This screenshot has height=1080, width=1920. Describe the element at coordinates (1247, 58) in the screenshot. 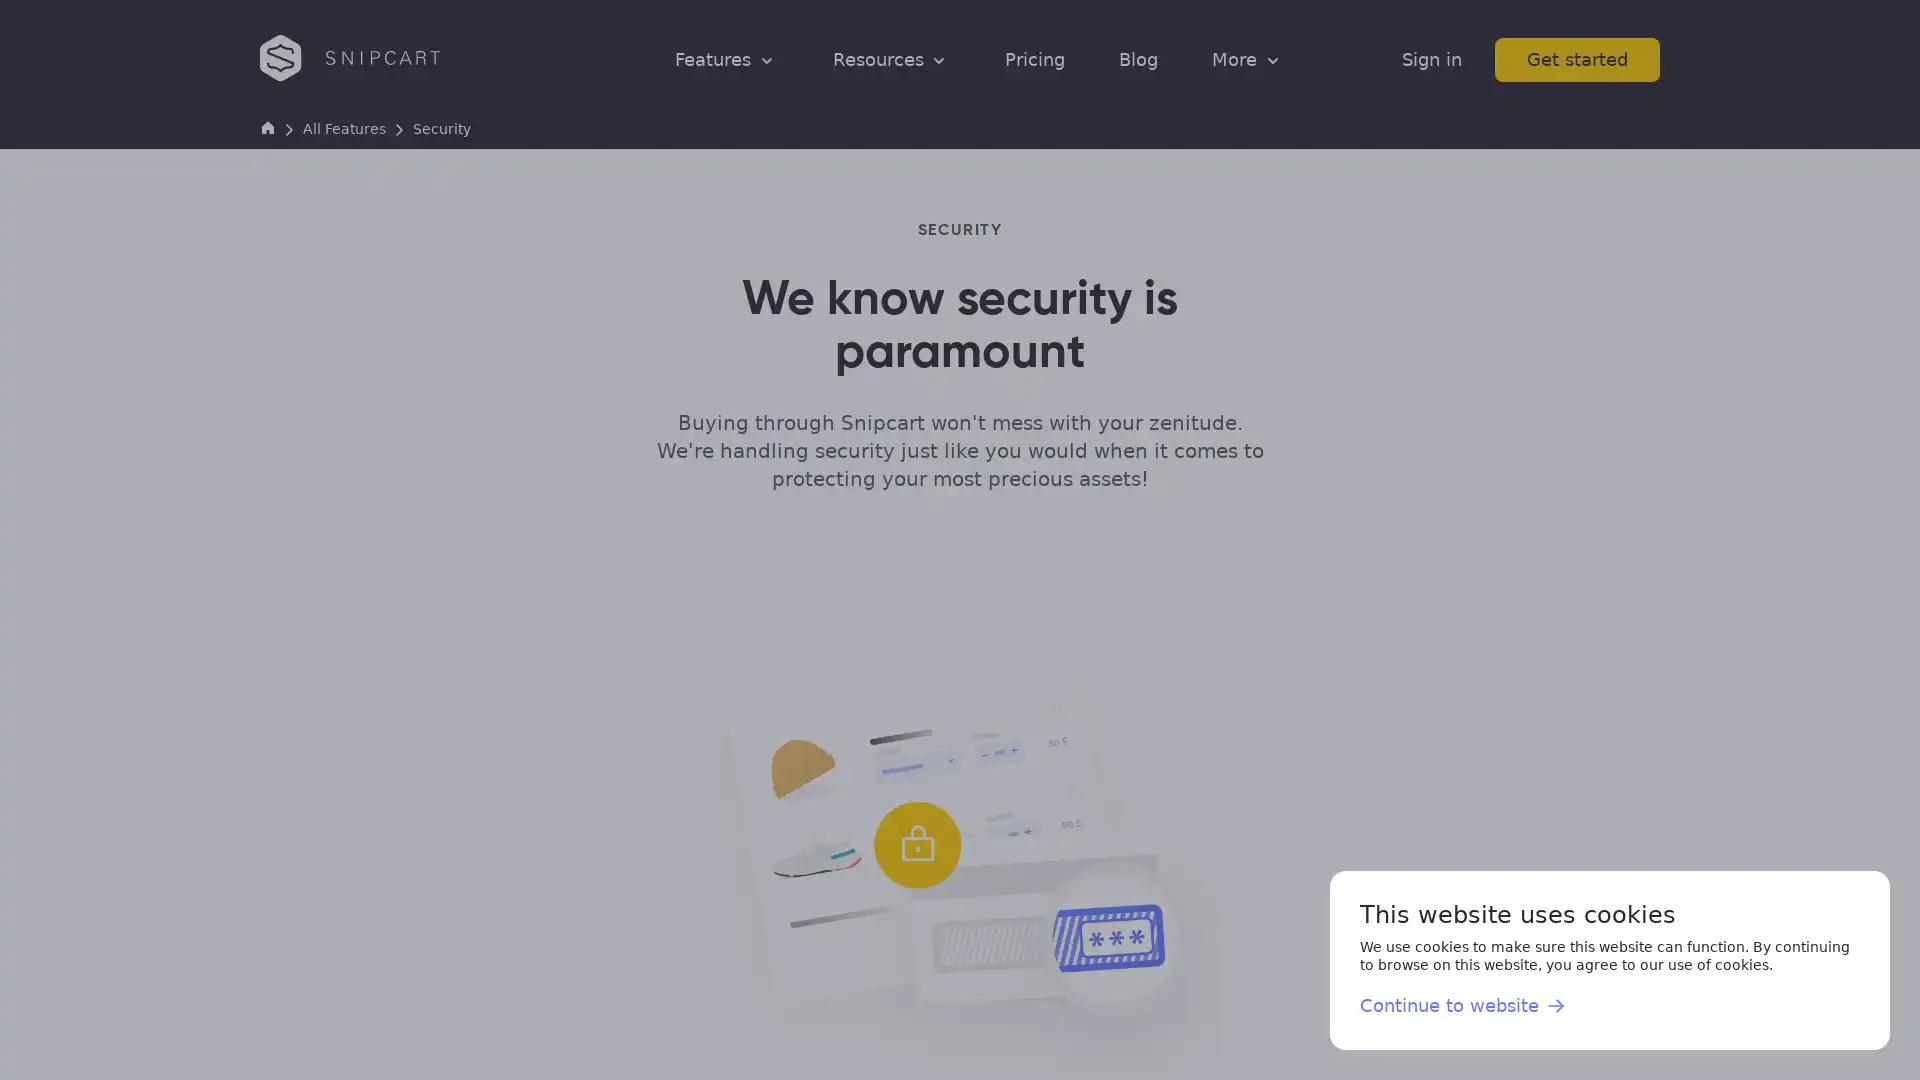

I see `More` at that location.